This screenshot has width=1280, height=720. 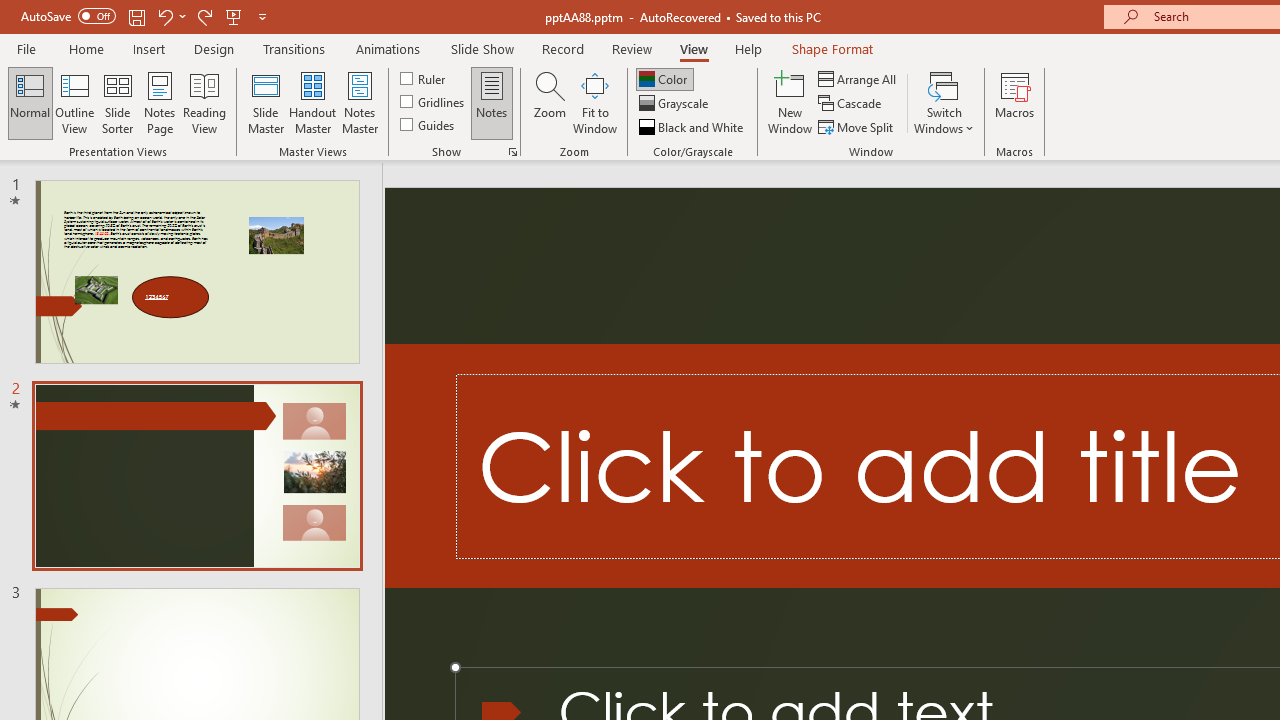 What do you see at coordinates (857, 127) in the screenshot?
I see `'Move Split'` at bounding box center [857, 127].